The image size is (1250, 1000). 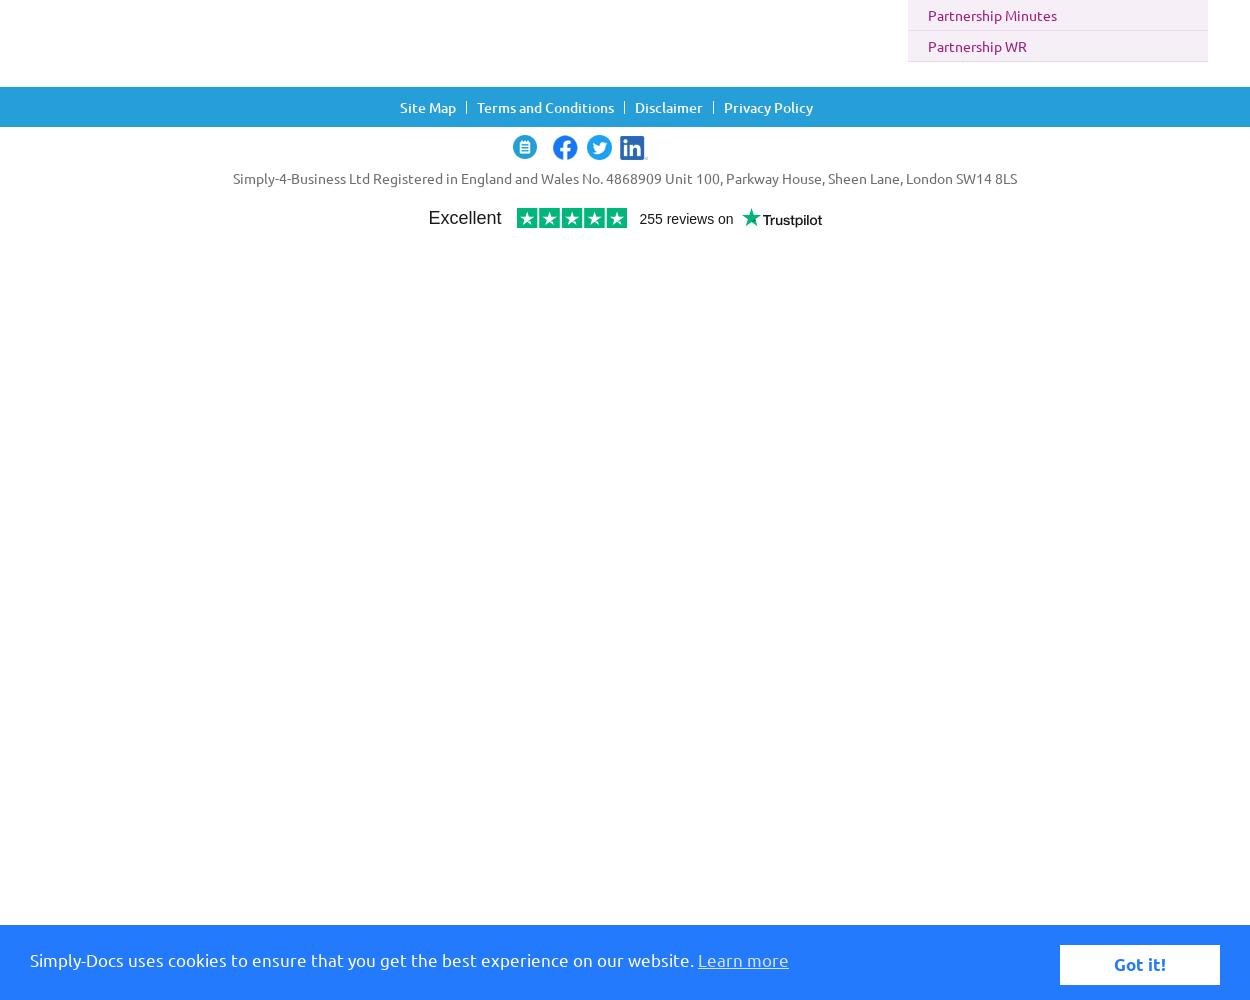 What do you see at coordinates (669, 106) in the screenshot?
I see `'Disclaimer'` at bounding box center [669, 106].